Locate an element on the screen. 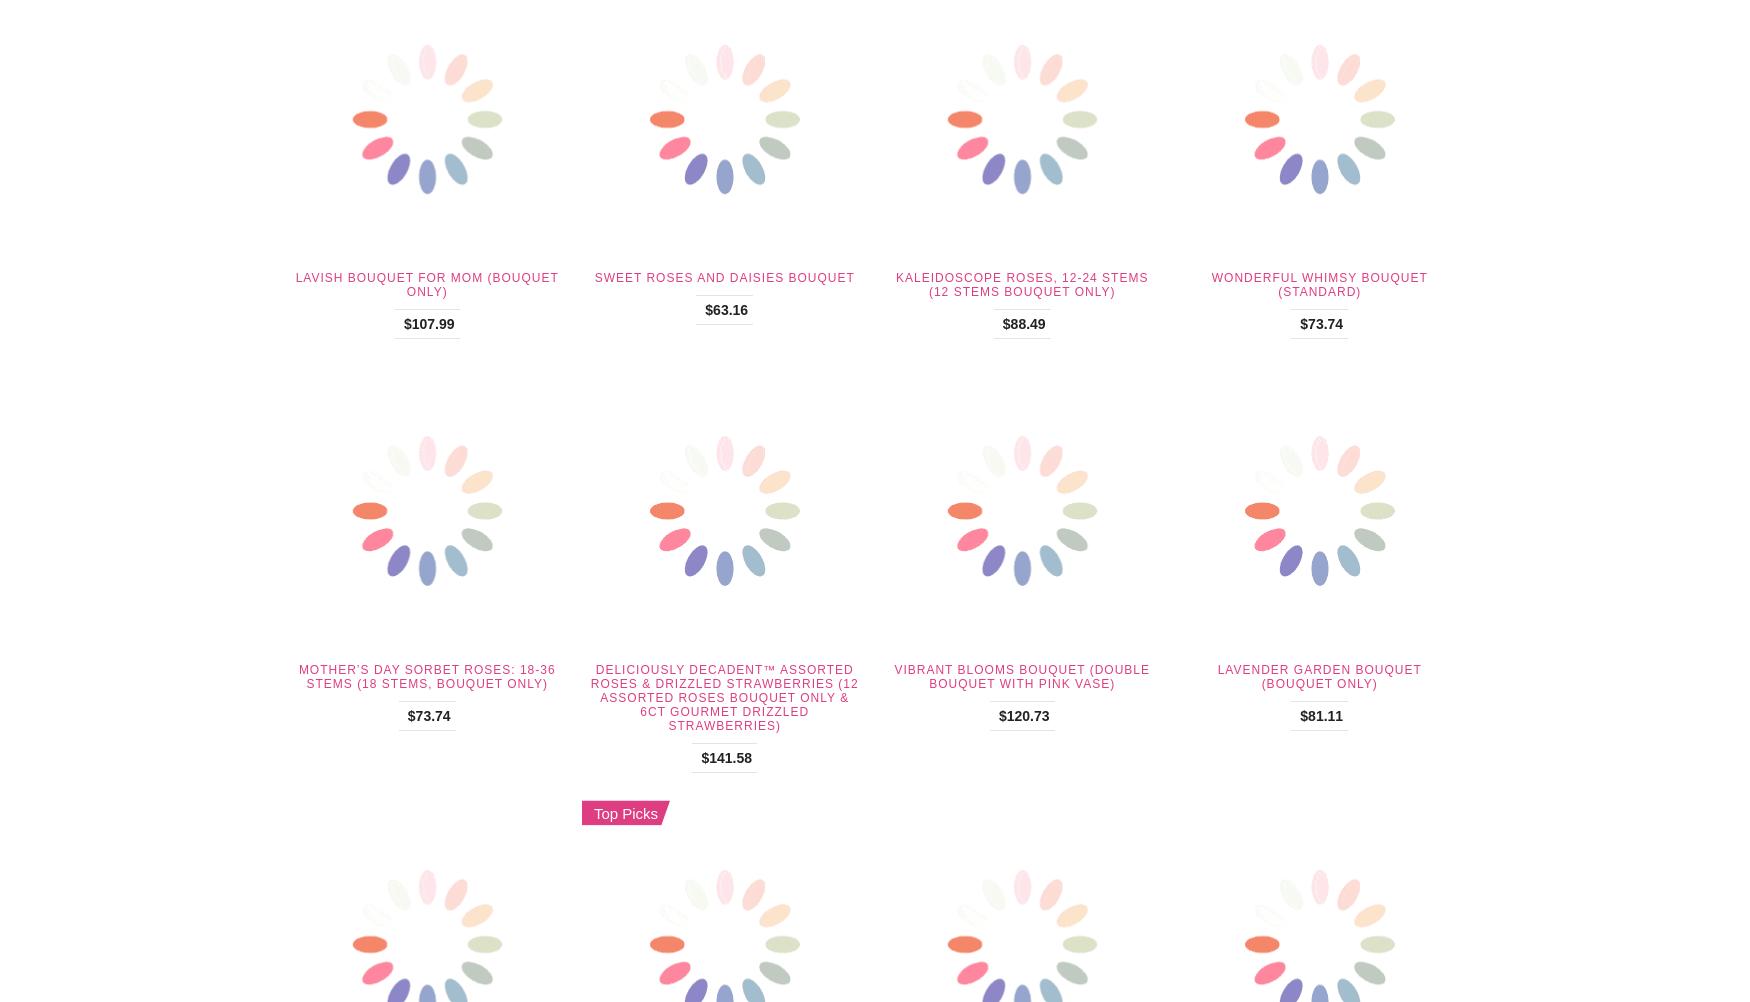  '$63.16' is located at coordinates (726, 309).